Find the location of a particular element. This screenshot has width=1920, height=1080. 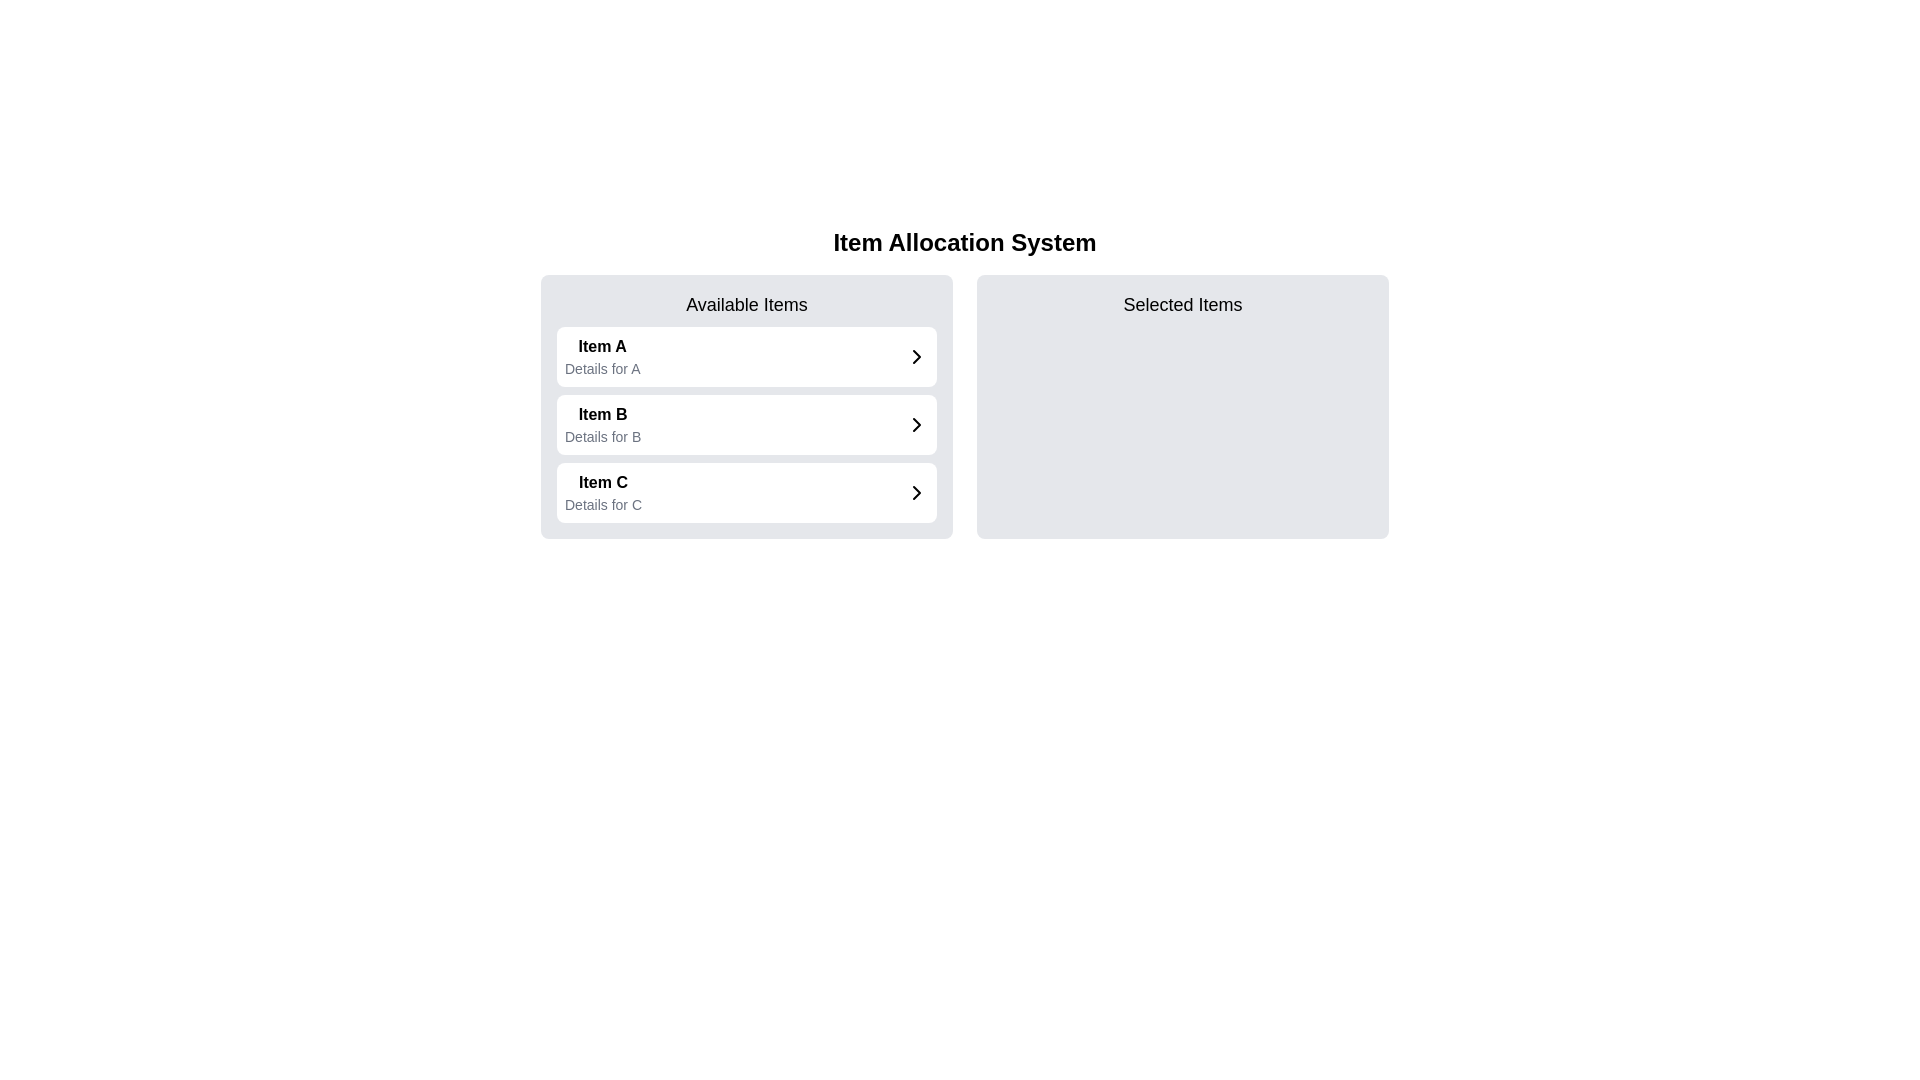

the icon button located at the far right end of the row containing 'Item C' is located at coordinates (915, 493).